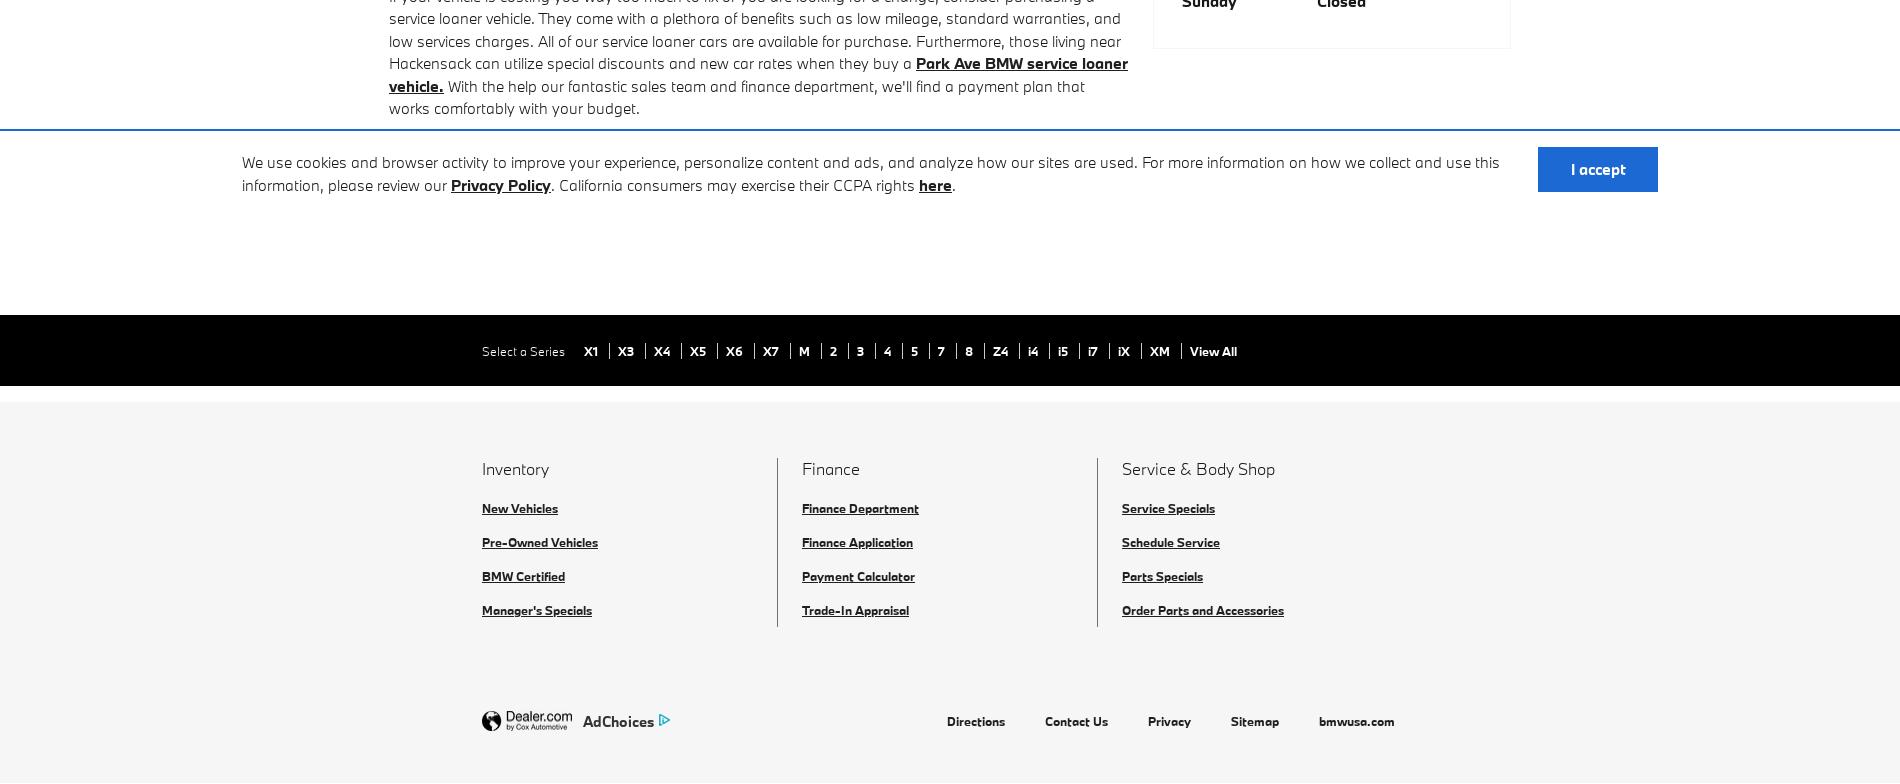  Describe the element at coordinates (1197, 467) in the screenshot. I see `'Service & Body Shop'` at that location.